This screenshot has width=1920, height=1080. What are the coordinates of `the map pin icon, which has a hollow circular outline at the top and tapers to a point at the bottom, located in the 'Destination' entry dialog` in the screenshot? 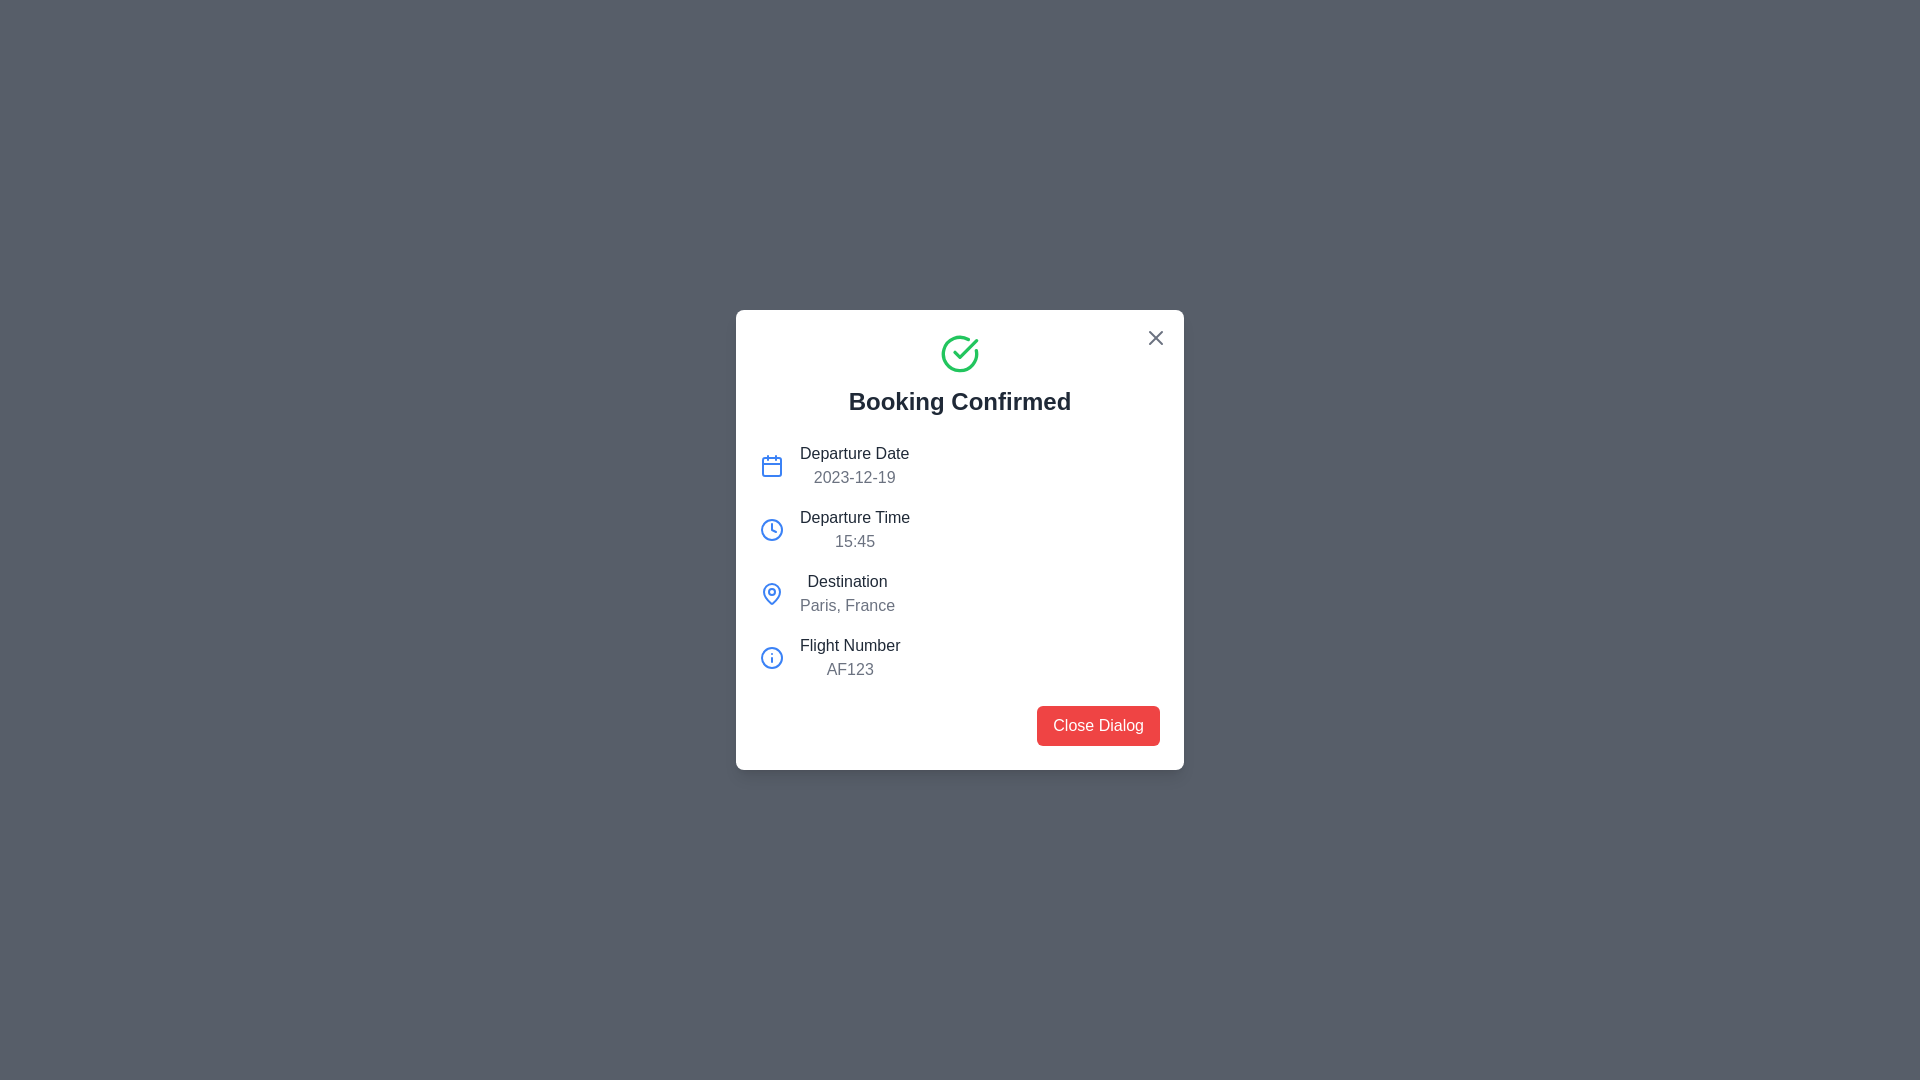 It's located at (771, 592).